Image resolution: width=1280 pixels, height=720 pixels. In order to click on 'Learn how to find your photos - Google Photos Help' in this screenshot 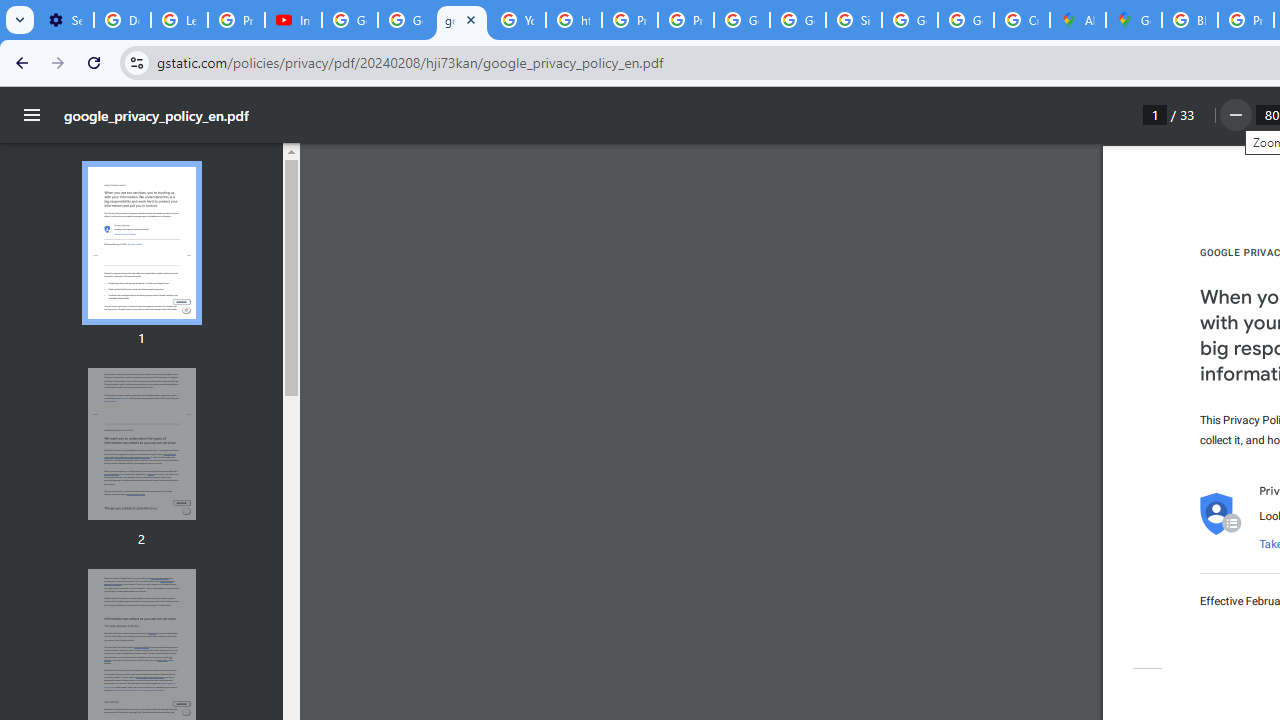, I will do `click(179, 20)`.